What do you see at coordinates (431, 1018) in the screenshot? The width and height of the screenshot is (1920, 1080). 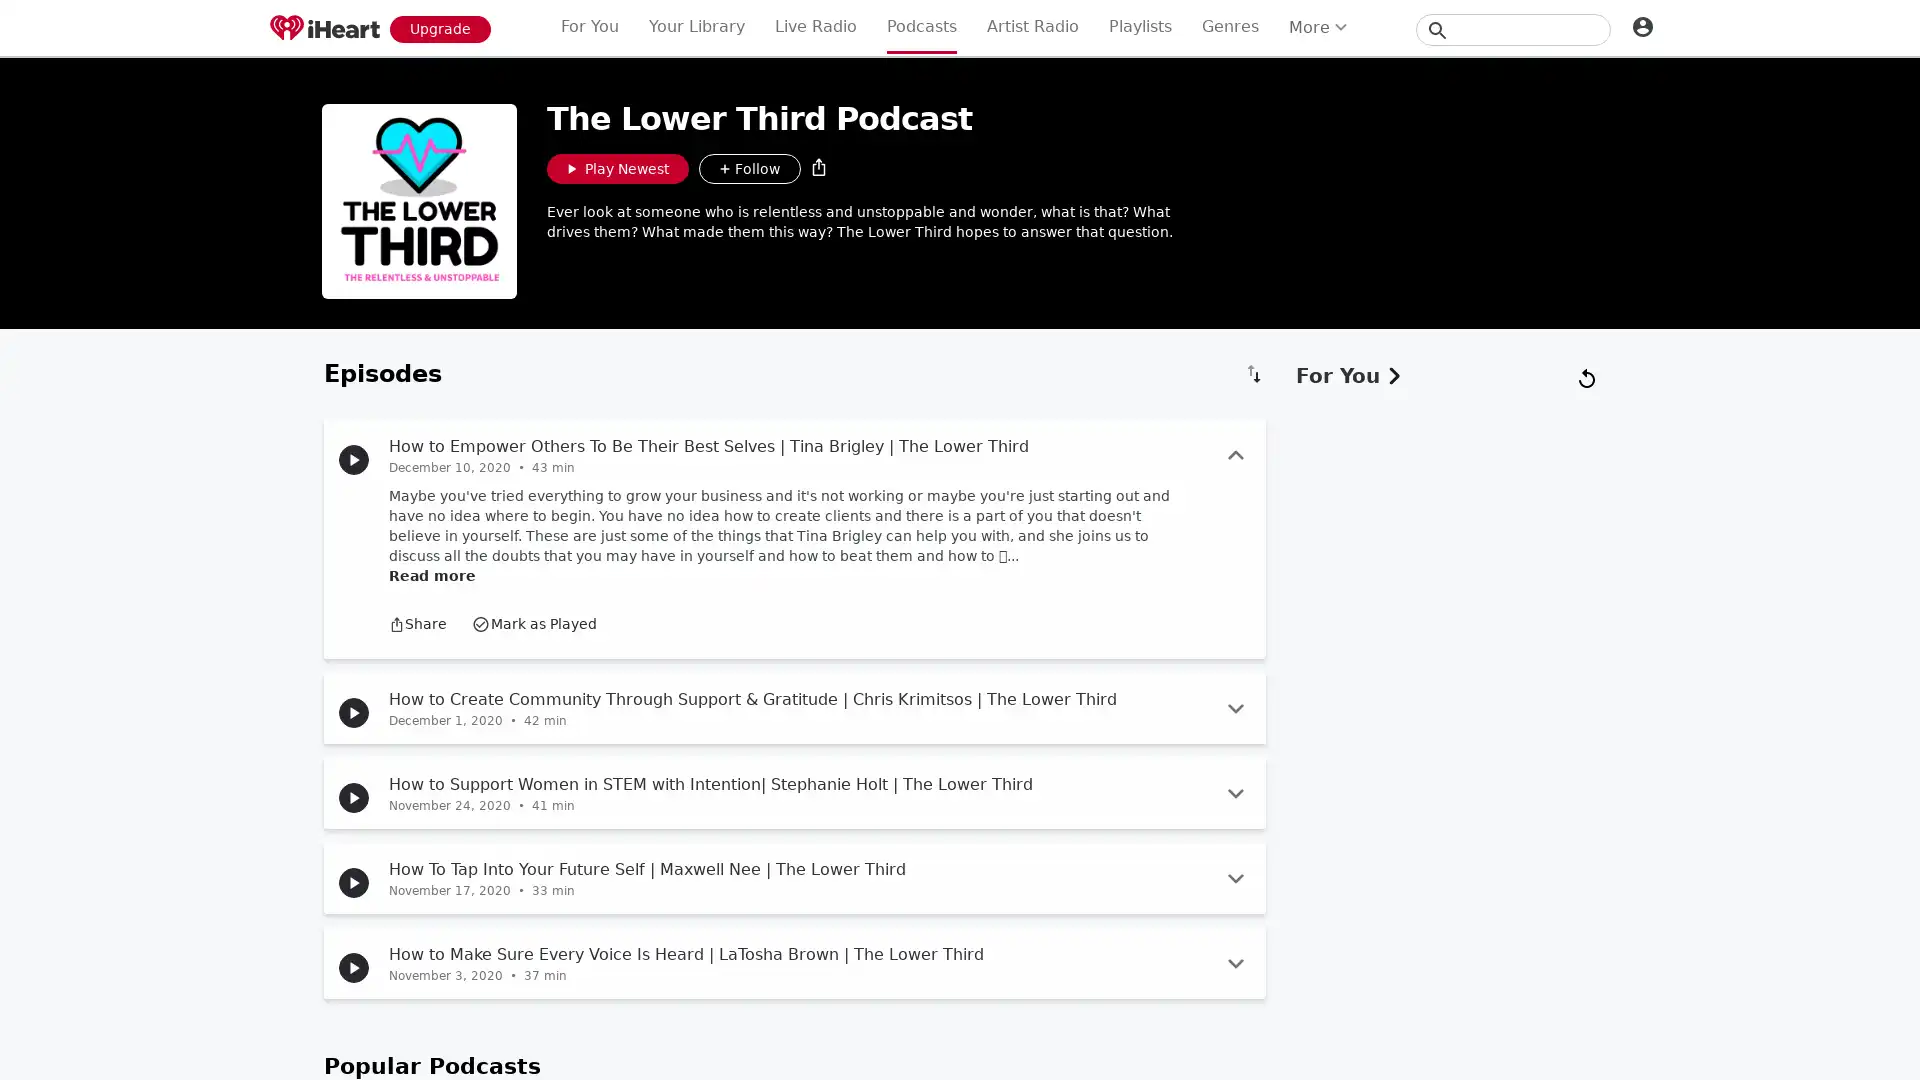 I see `Read more` at bounding box center [431, 1018].